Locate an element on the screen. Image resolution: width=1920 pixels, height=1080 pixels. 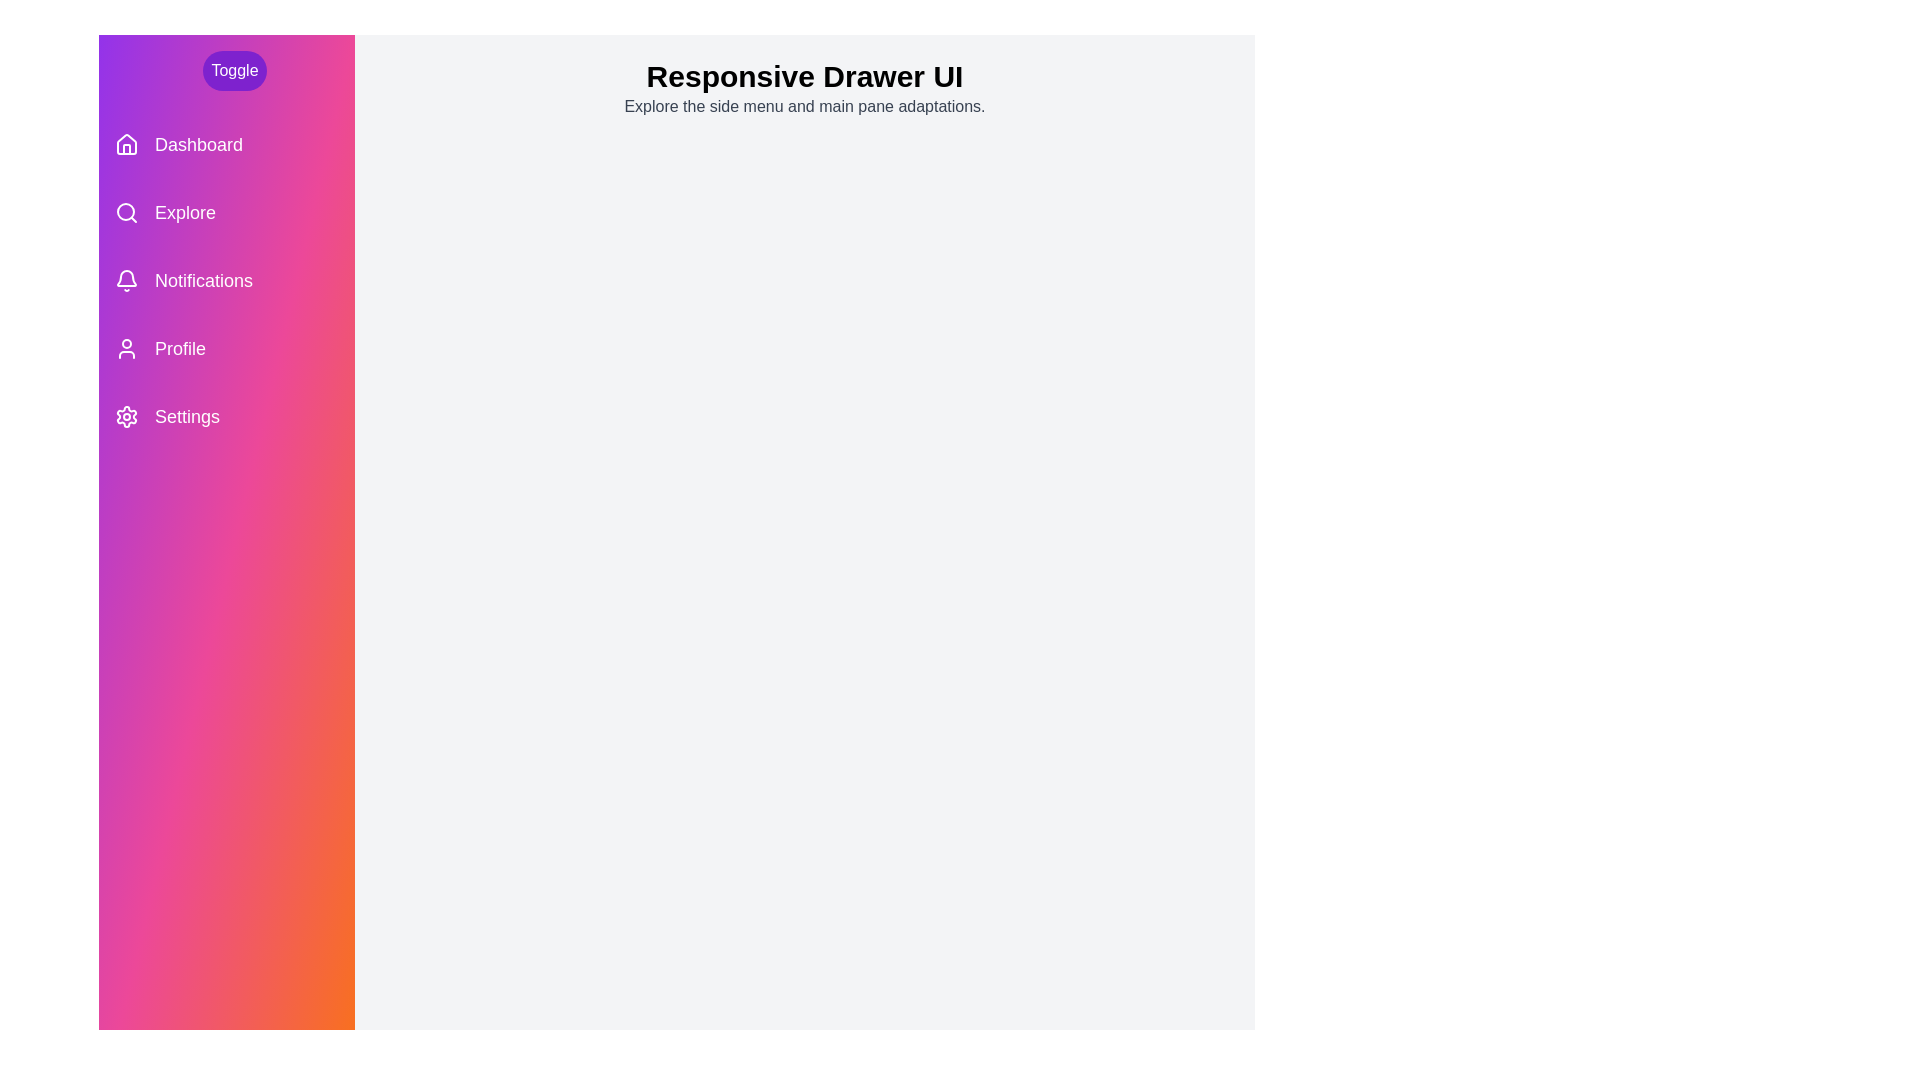
the menu item Notifications to observe its visual feedback is located at coordinates (226, 281).